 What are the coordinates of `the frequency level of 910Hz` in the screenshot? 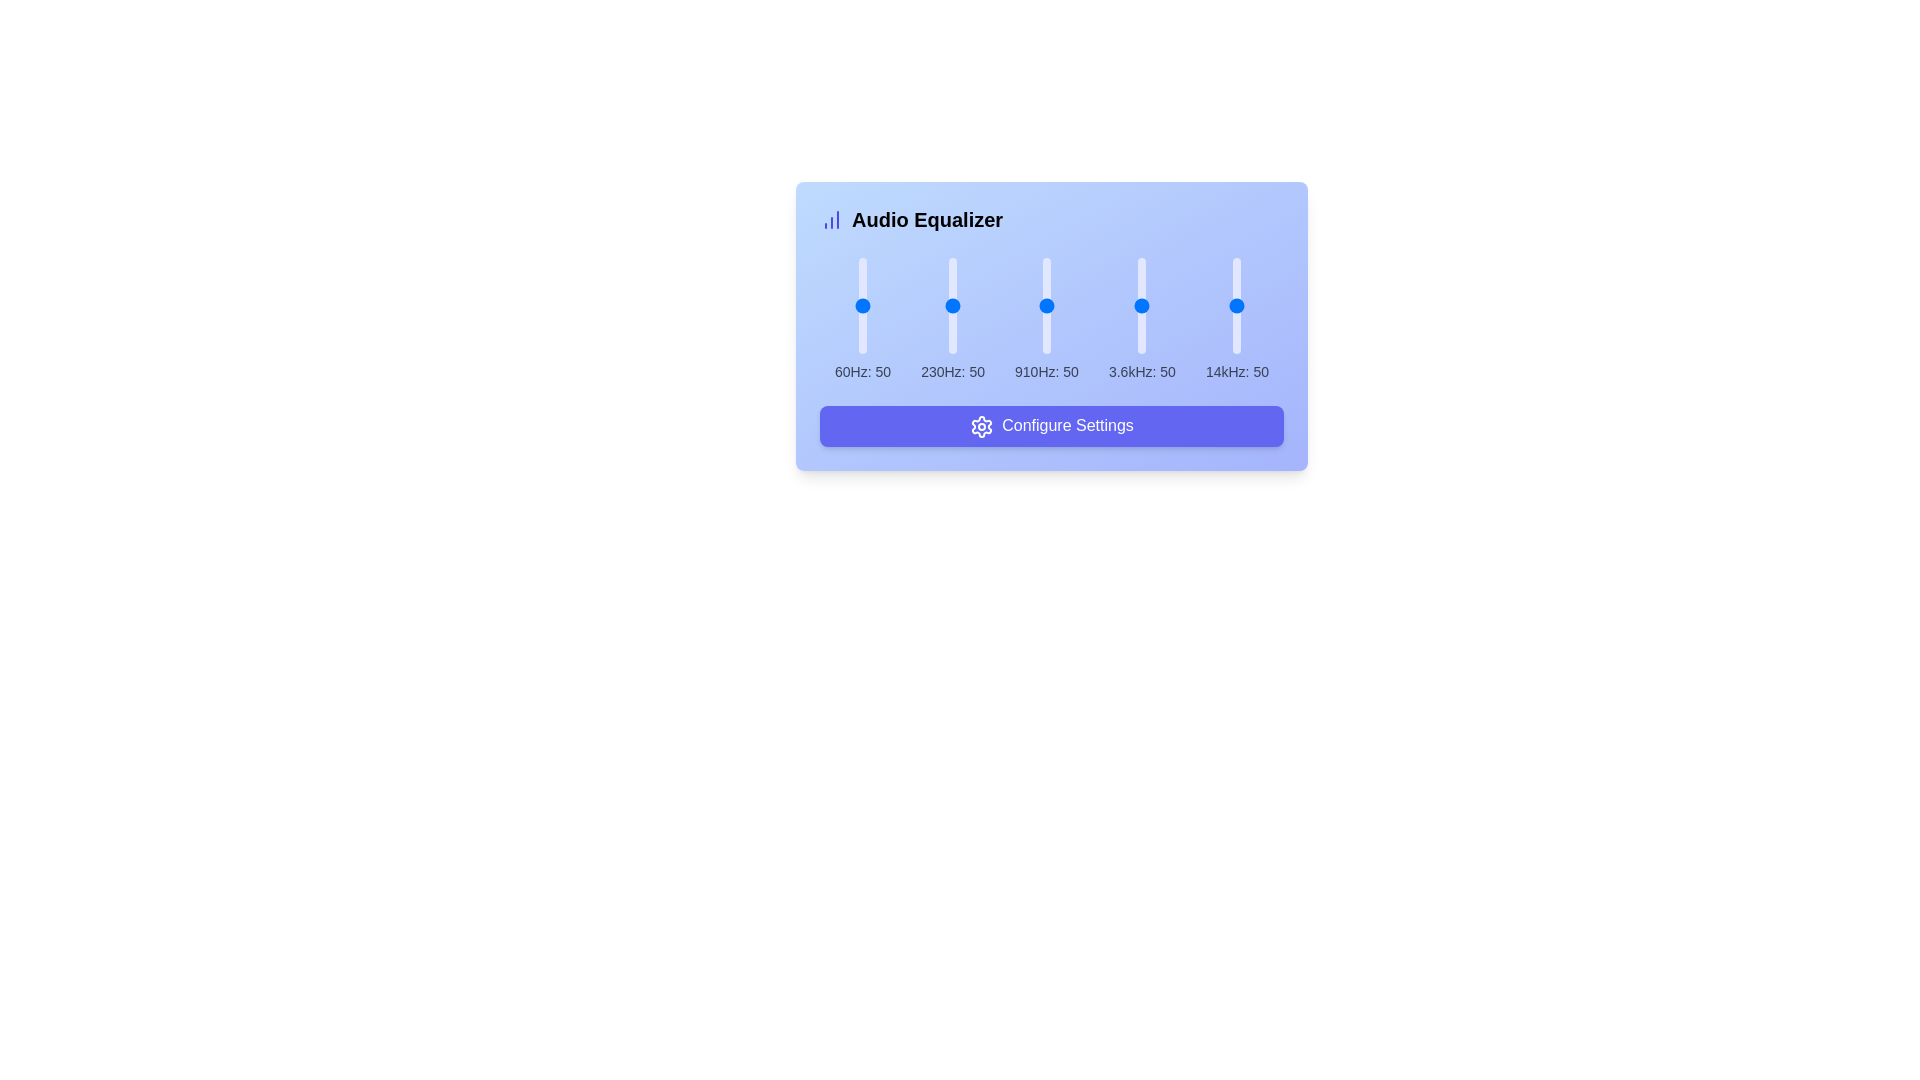 It's located at (1045, 260).